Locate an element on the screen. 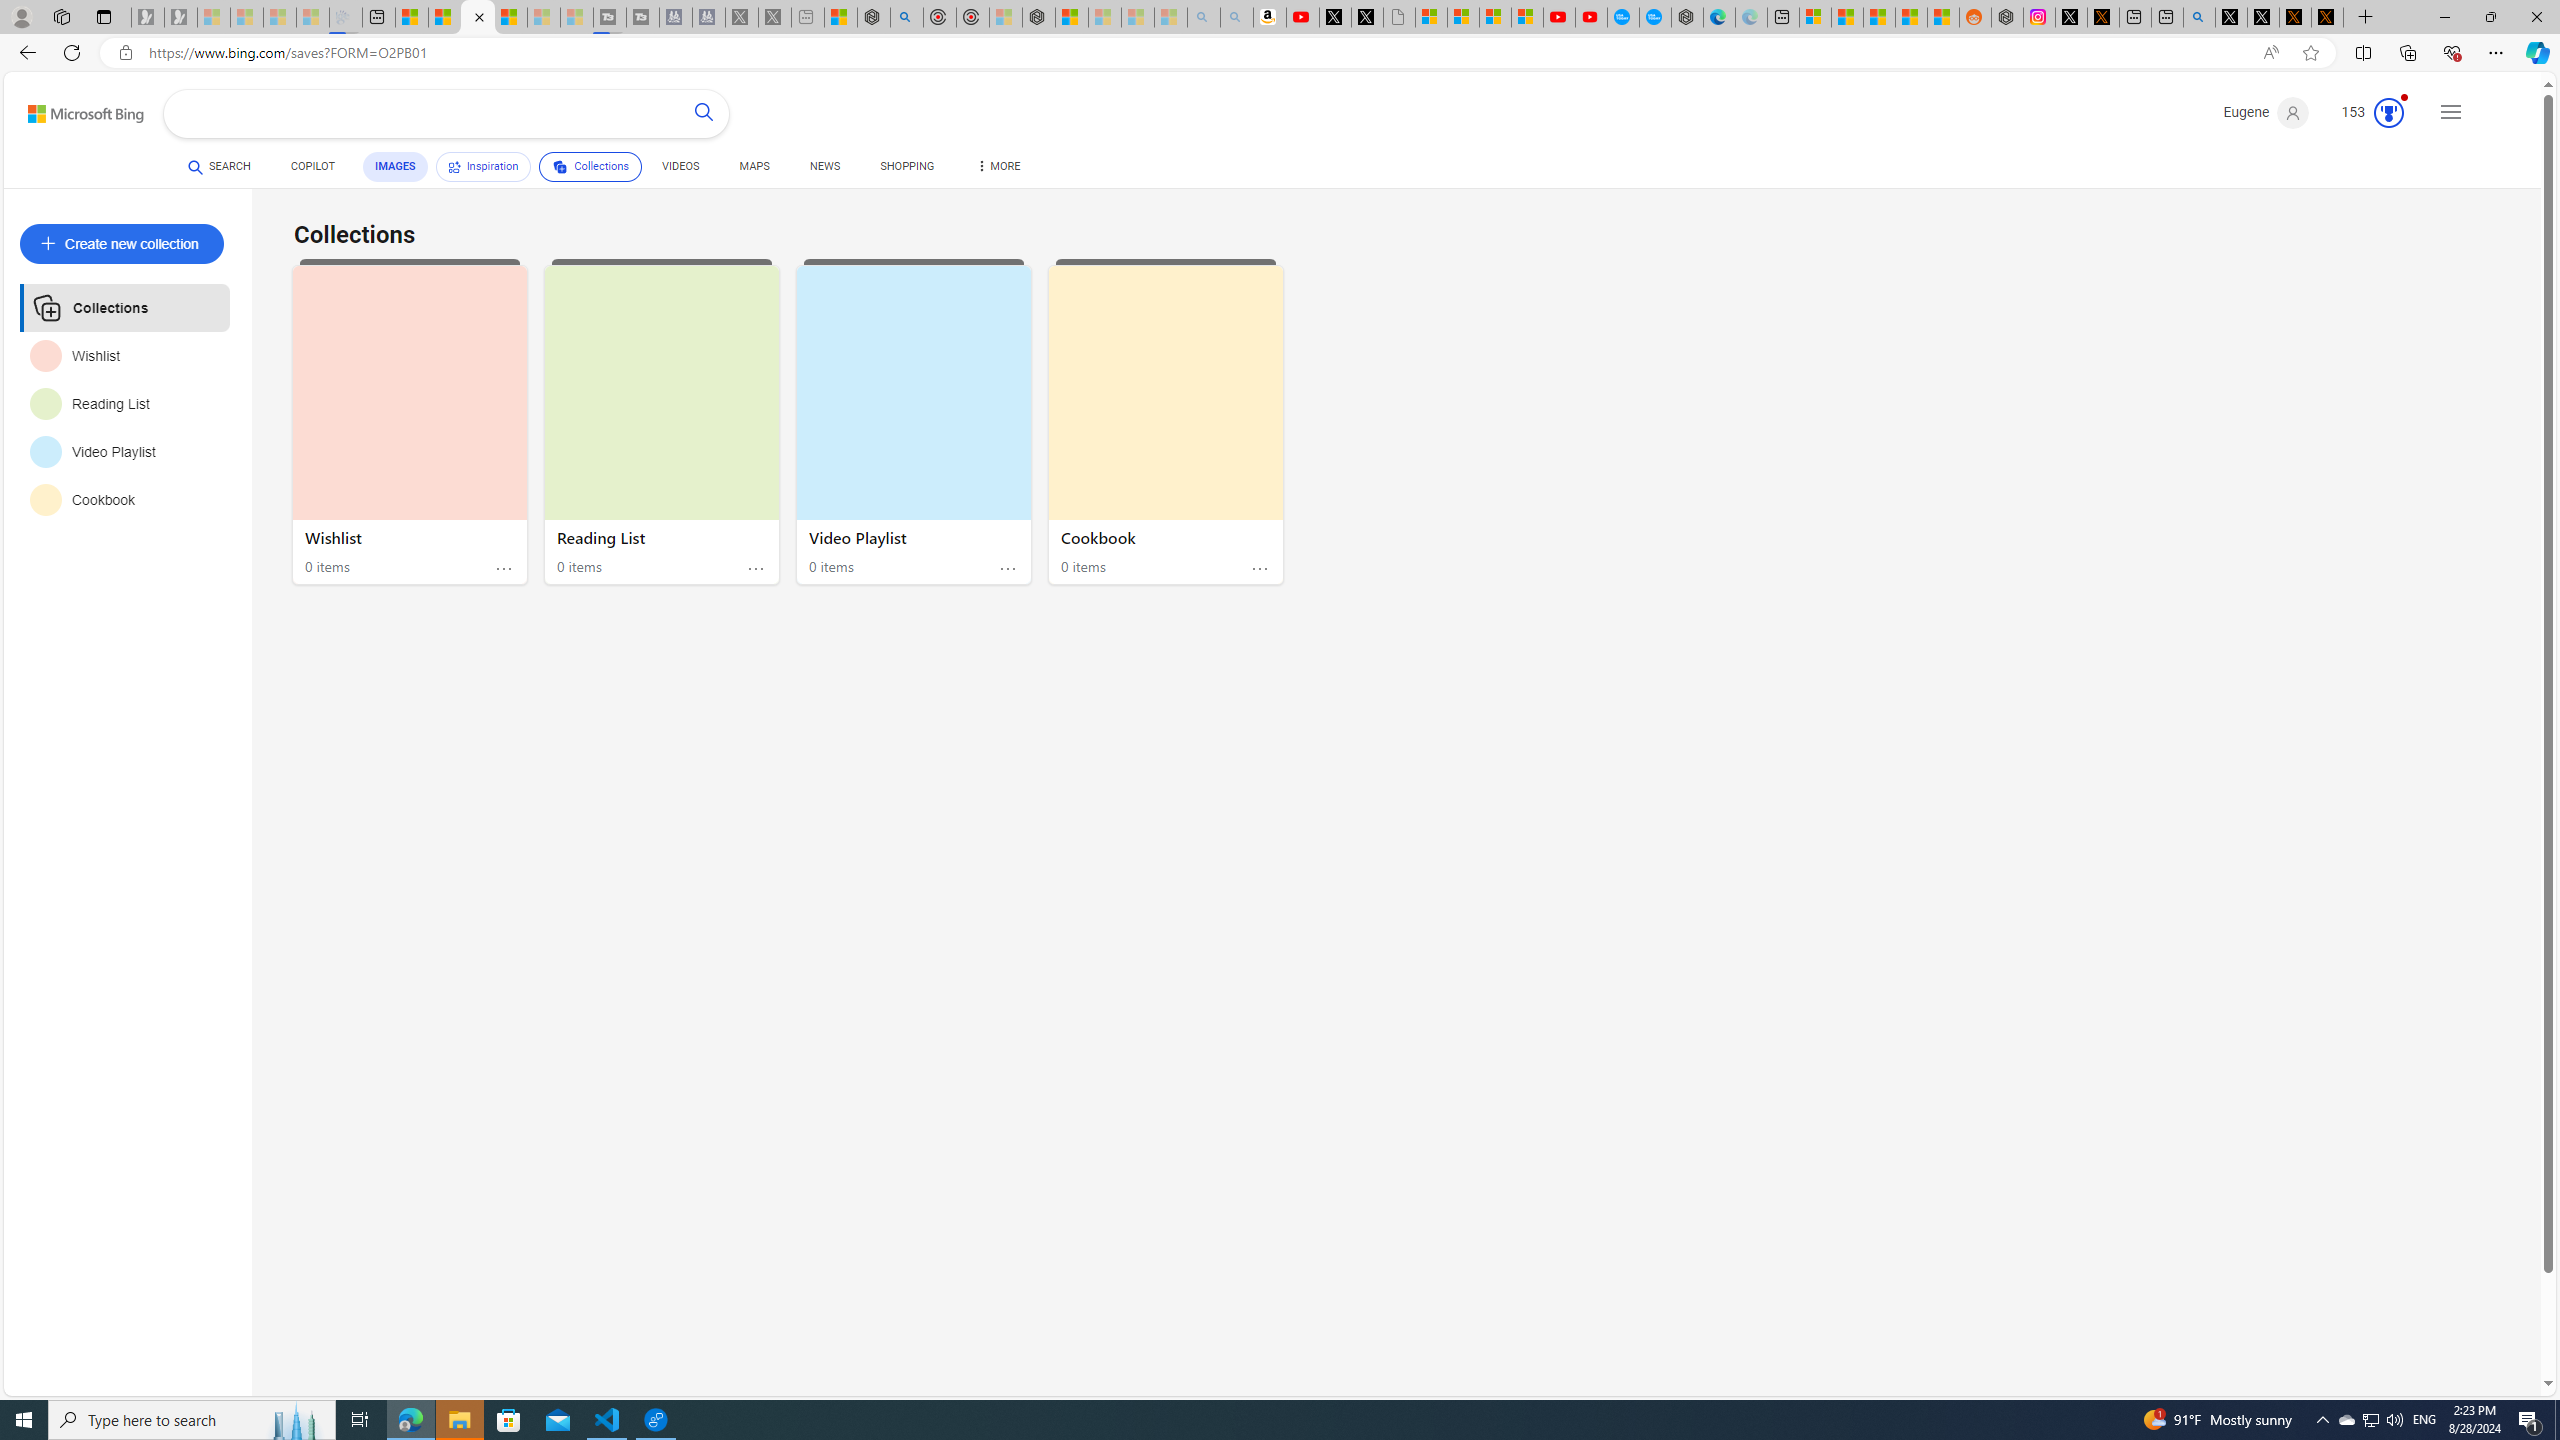  'SHOPPING' is located at coordinates (906, 168).